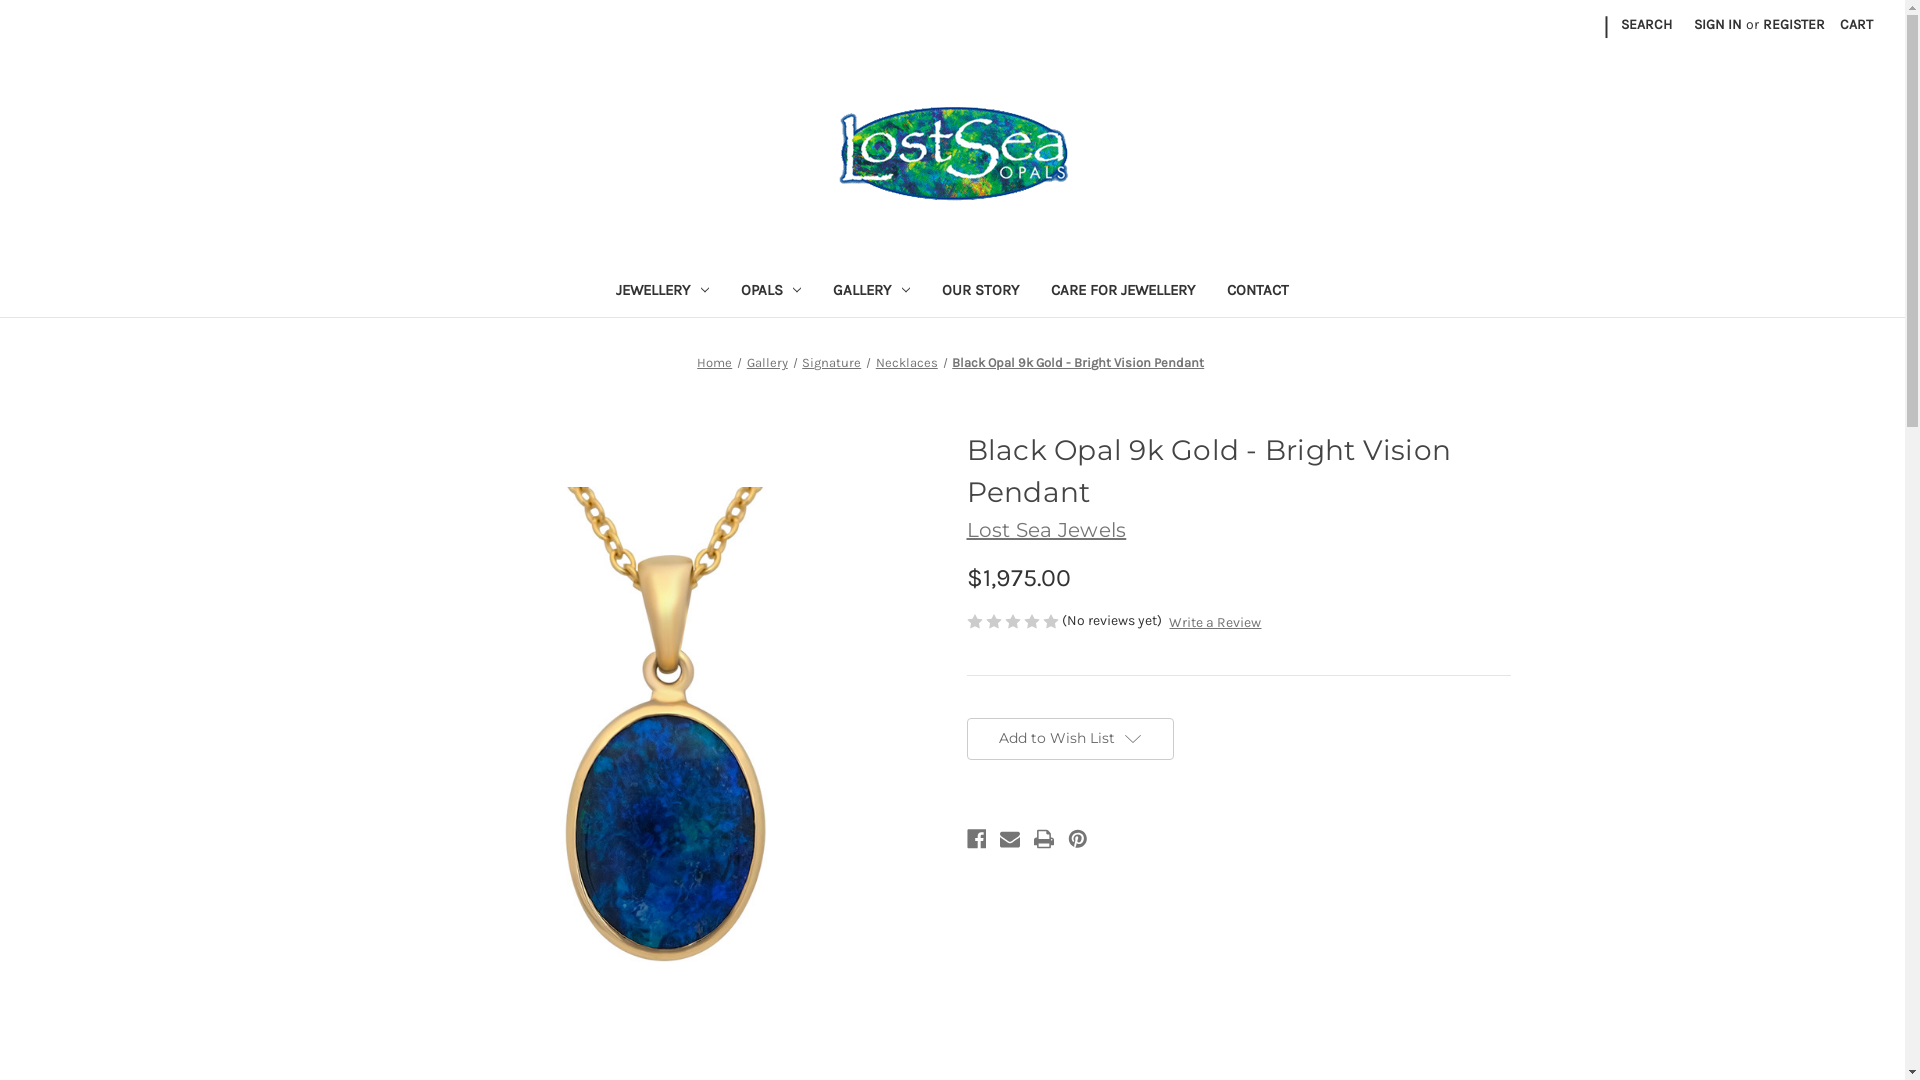  Describe the element at coordinates (906, 362) in the screenshot. I see `'Necklaces'` at that location.